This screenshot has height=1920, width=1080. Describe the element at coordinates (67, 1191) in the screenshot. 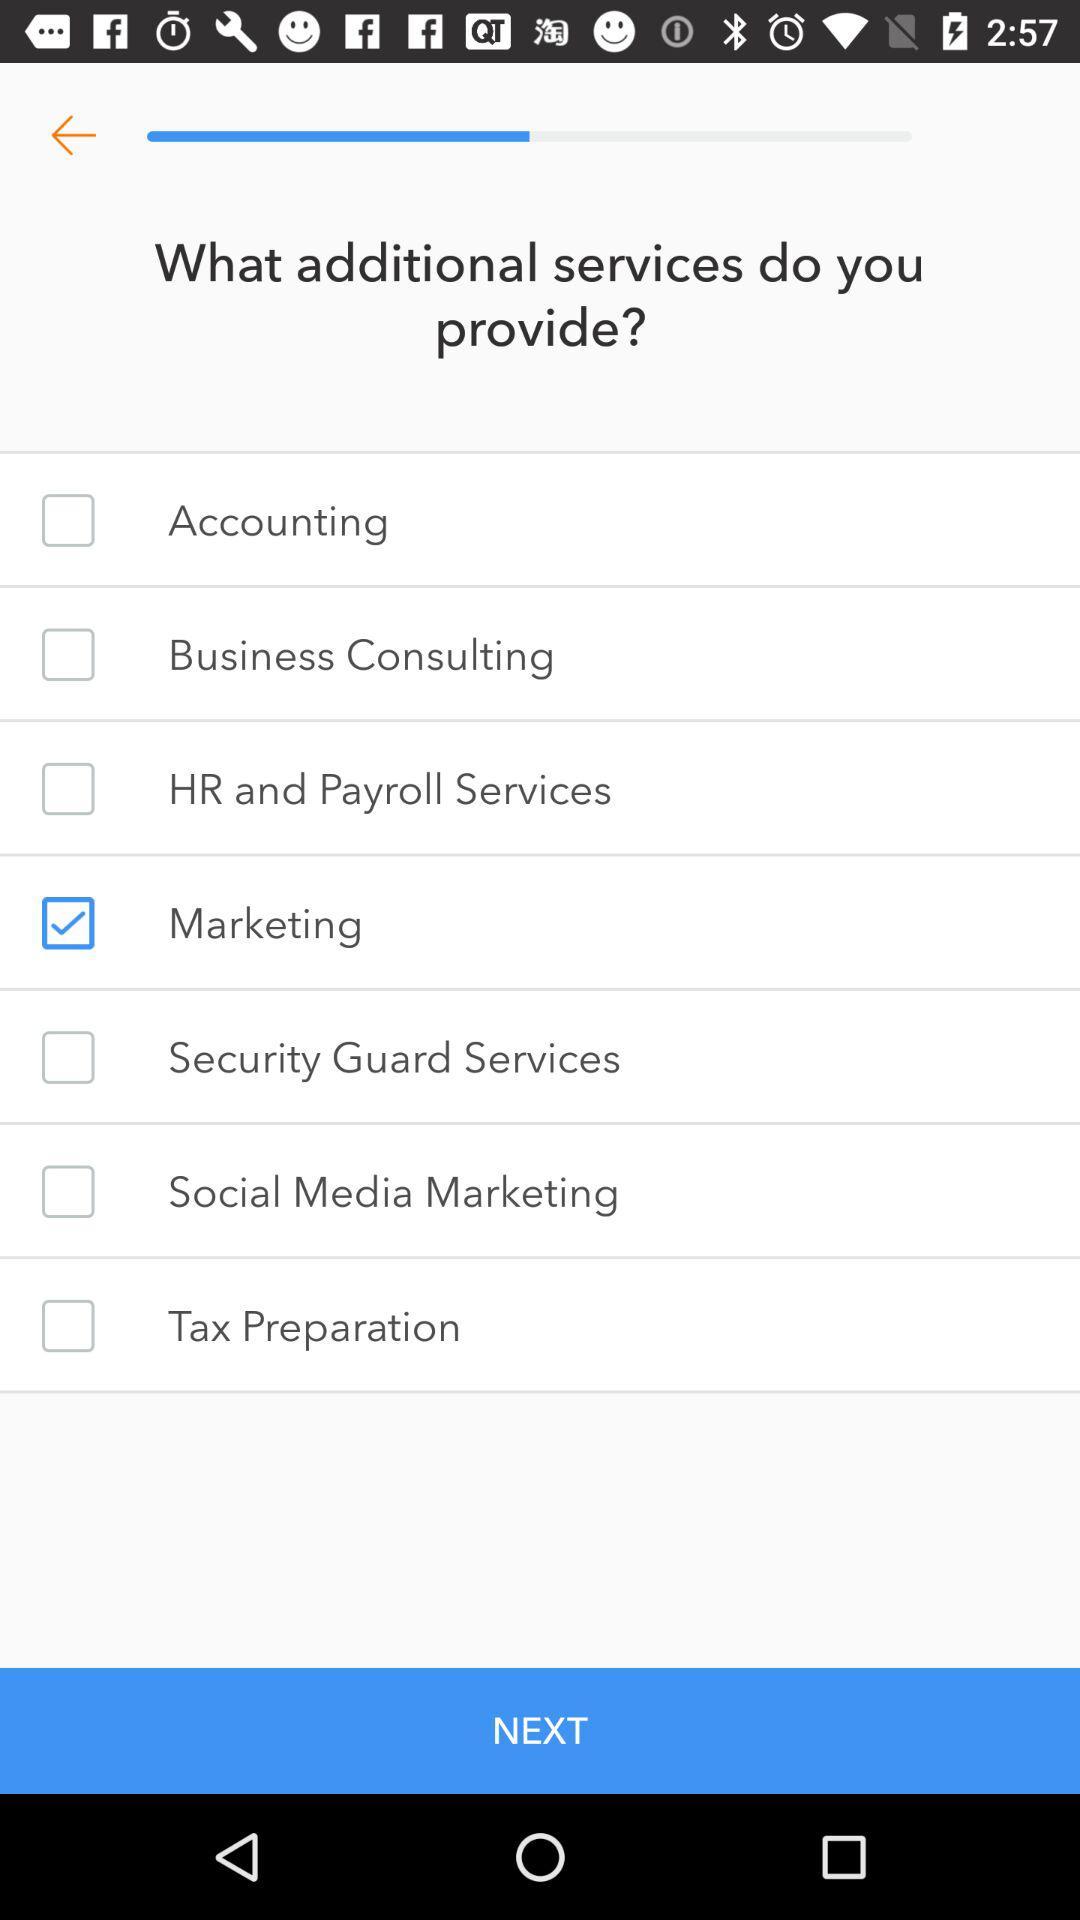

I see `market on social media` at that location.